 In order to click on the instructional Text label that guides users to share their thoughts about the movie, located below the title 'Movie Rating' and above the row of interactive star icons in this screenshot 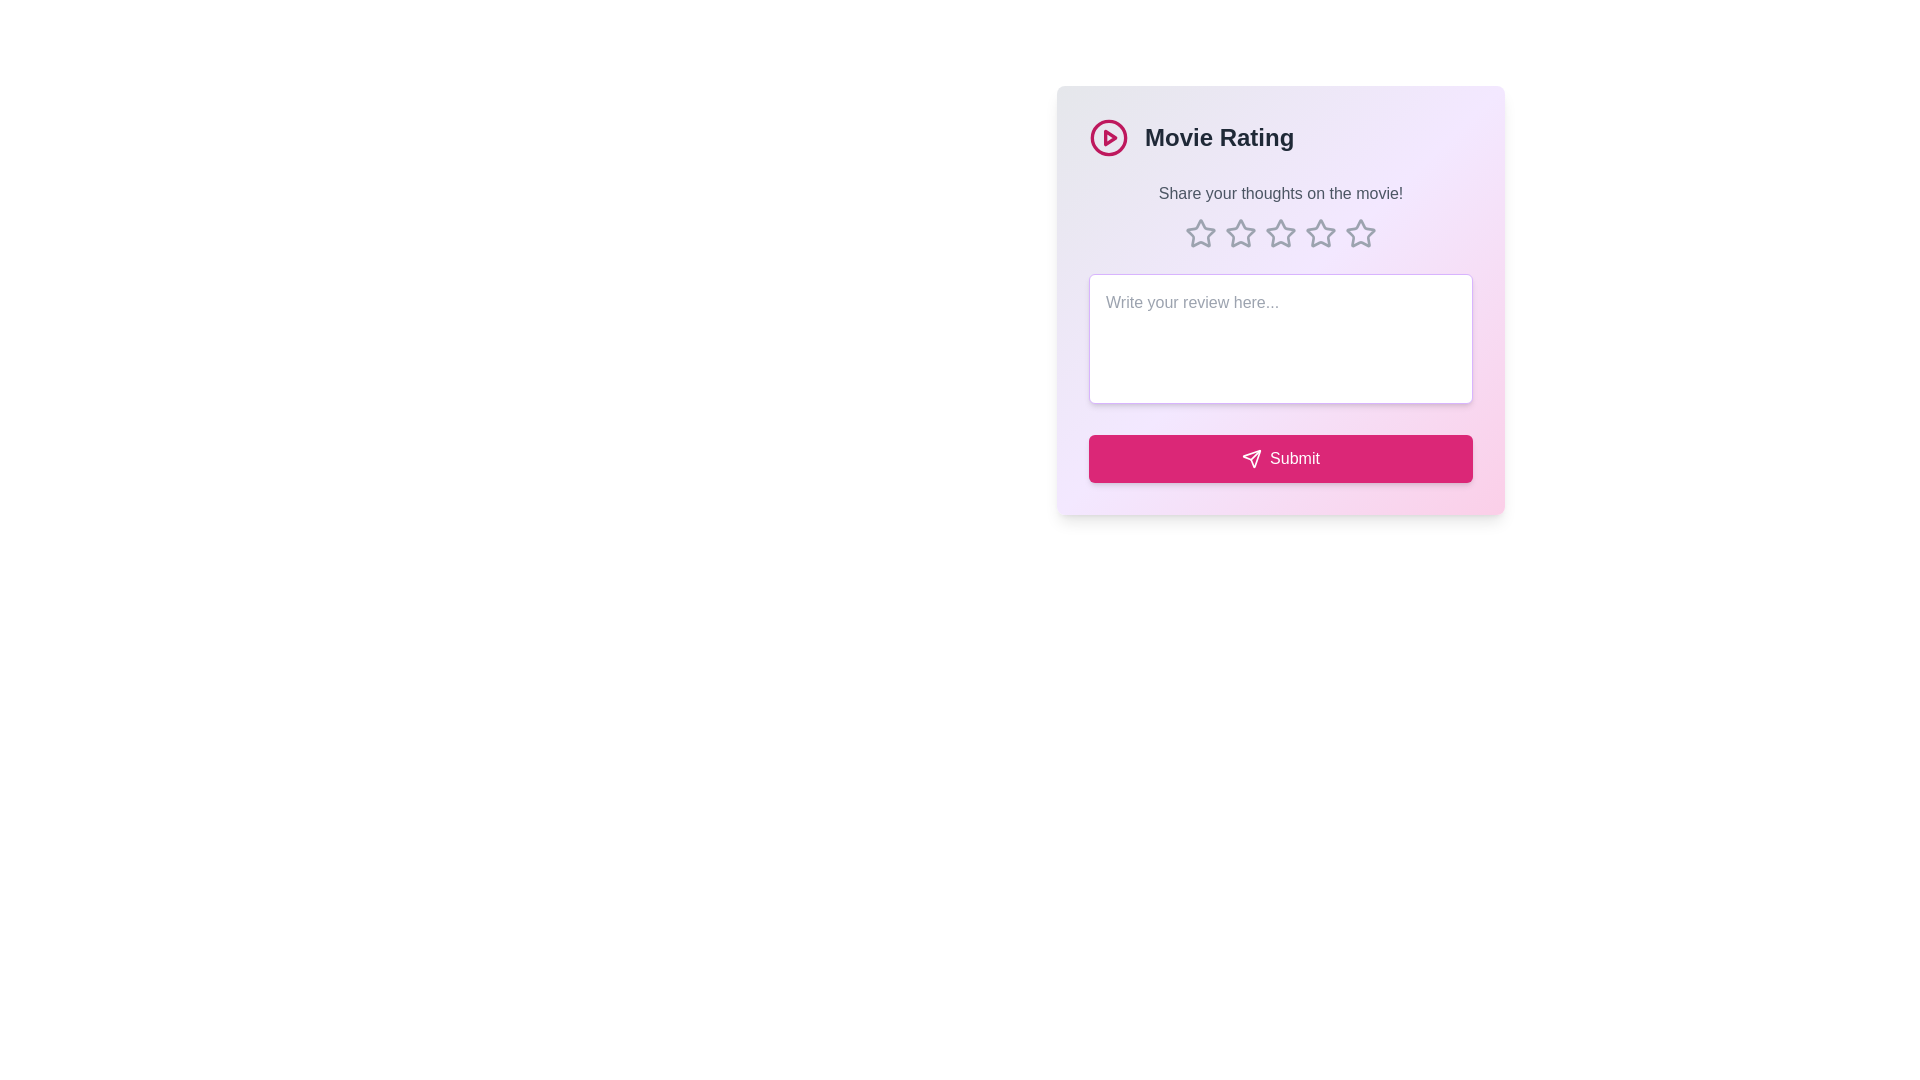, I will do `click(1281, 193)`.